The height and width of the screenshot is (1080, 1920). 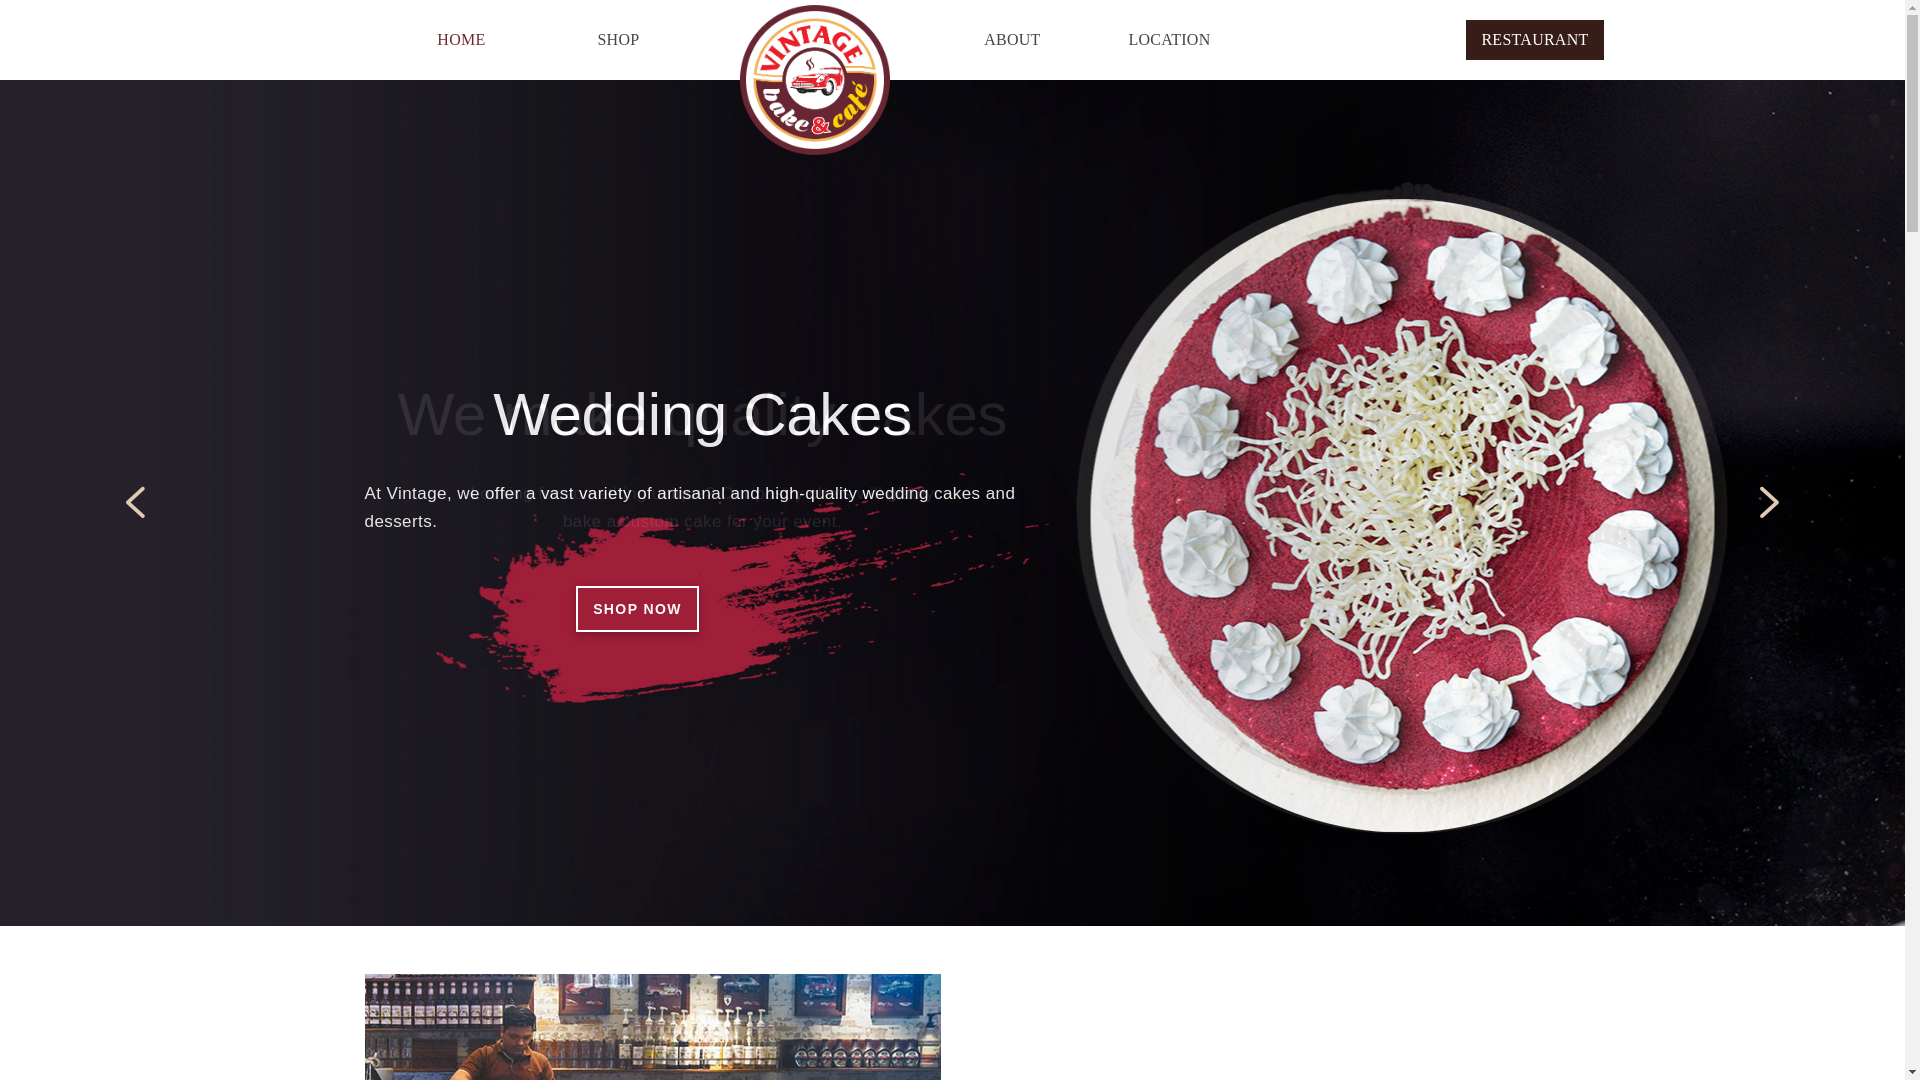 What do you see at coordinates (1533, 39) in the screenshot?
I see `'RESTAURANT'` at bounding box center [1533, 39].